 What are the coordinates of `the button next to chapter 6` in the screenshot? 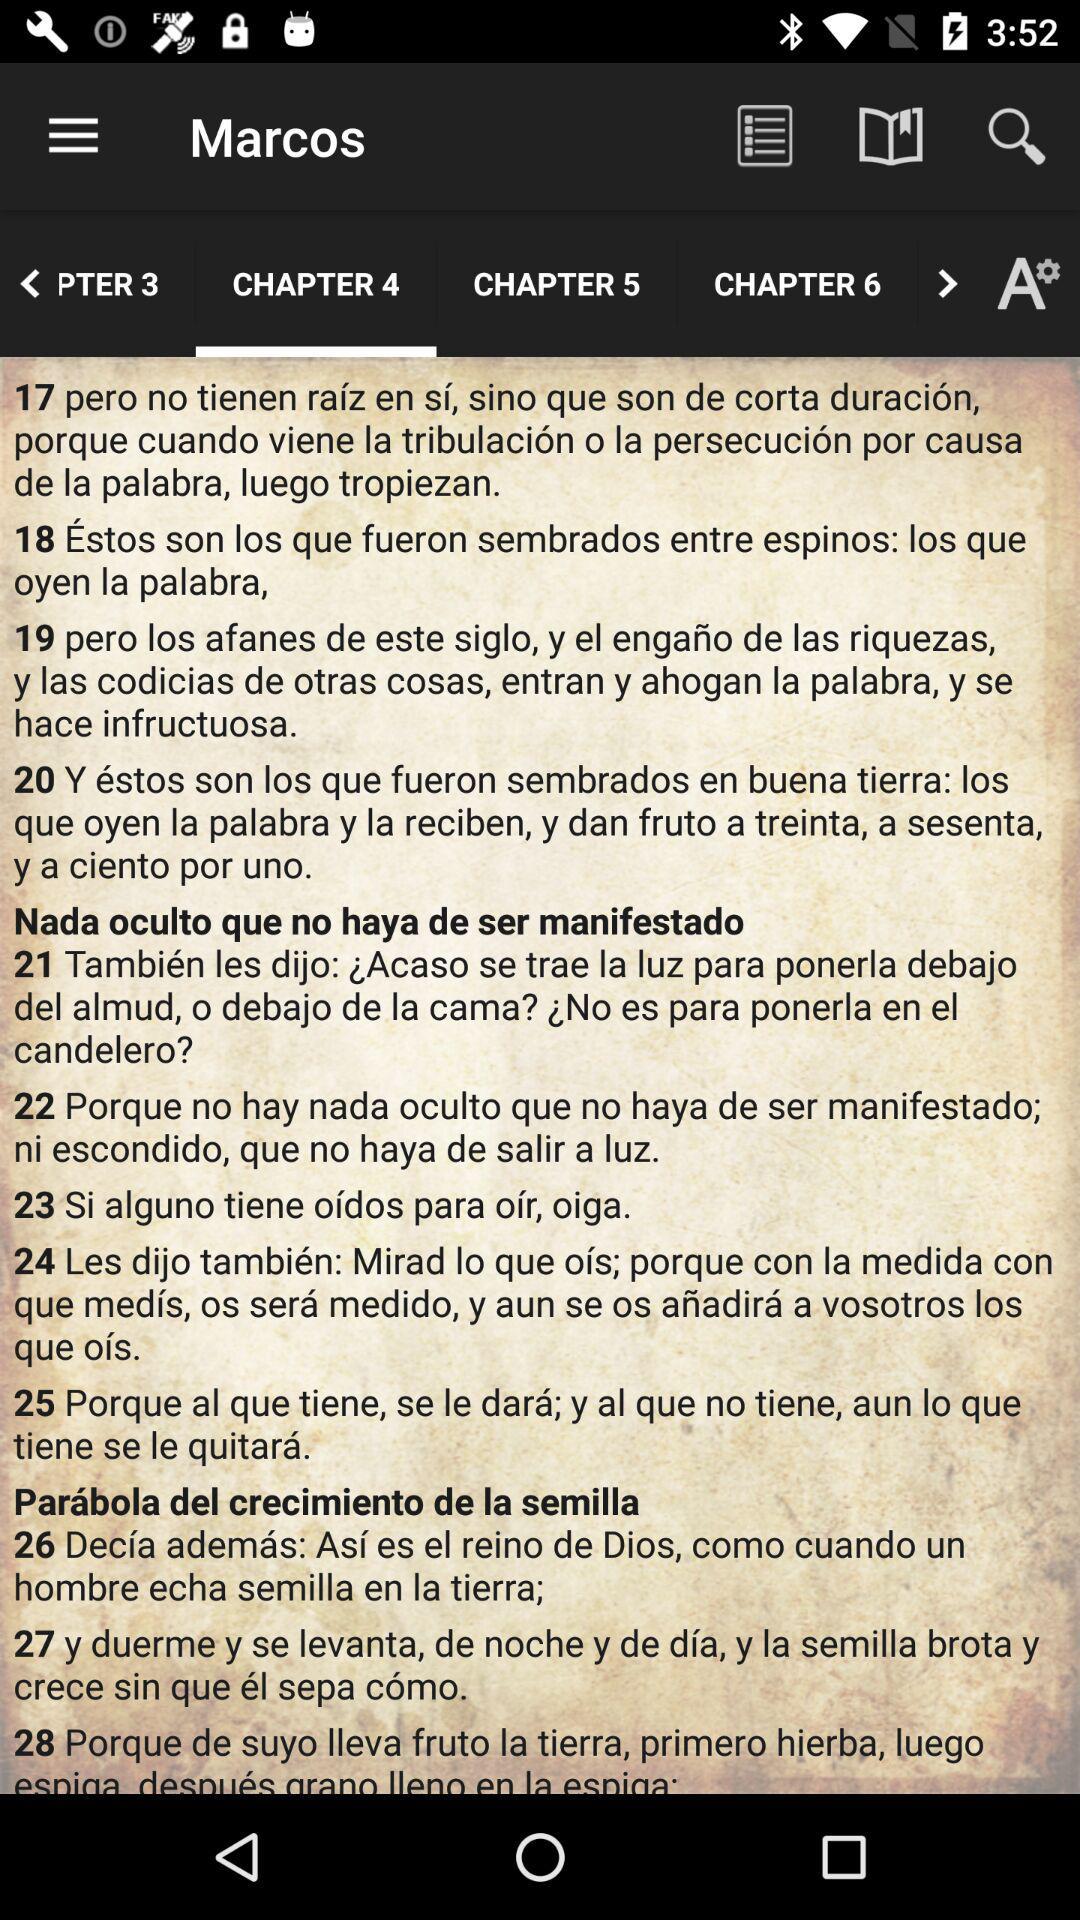 It's located at (947, 282).